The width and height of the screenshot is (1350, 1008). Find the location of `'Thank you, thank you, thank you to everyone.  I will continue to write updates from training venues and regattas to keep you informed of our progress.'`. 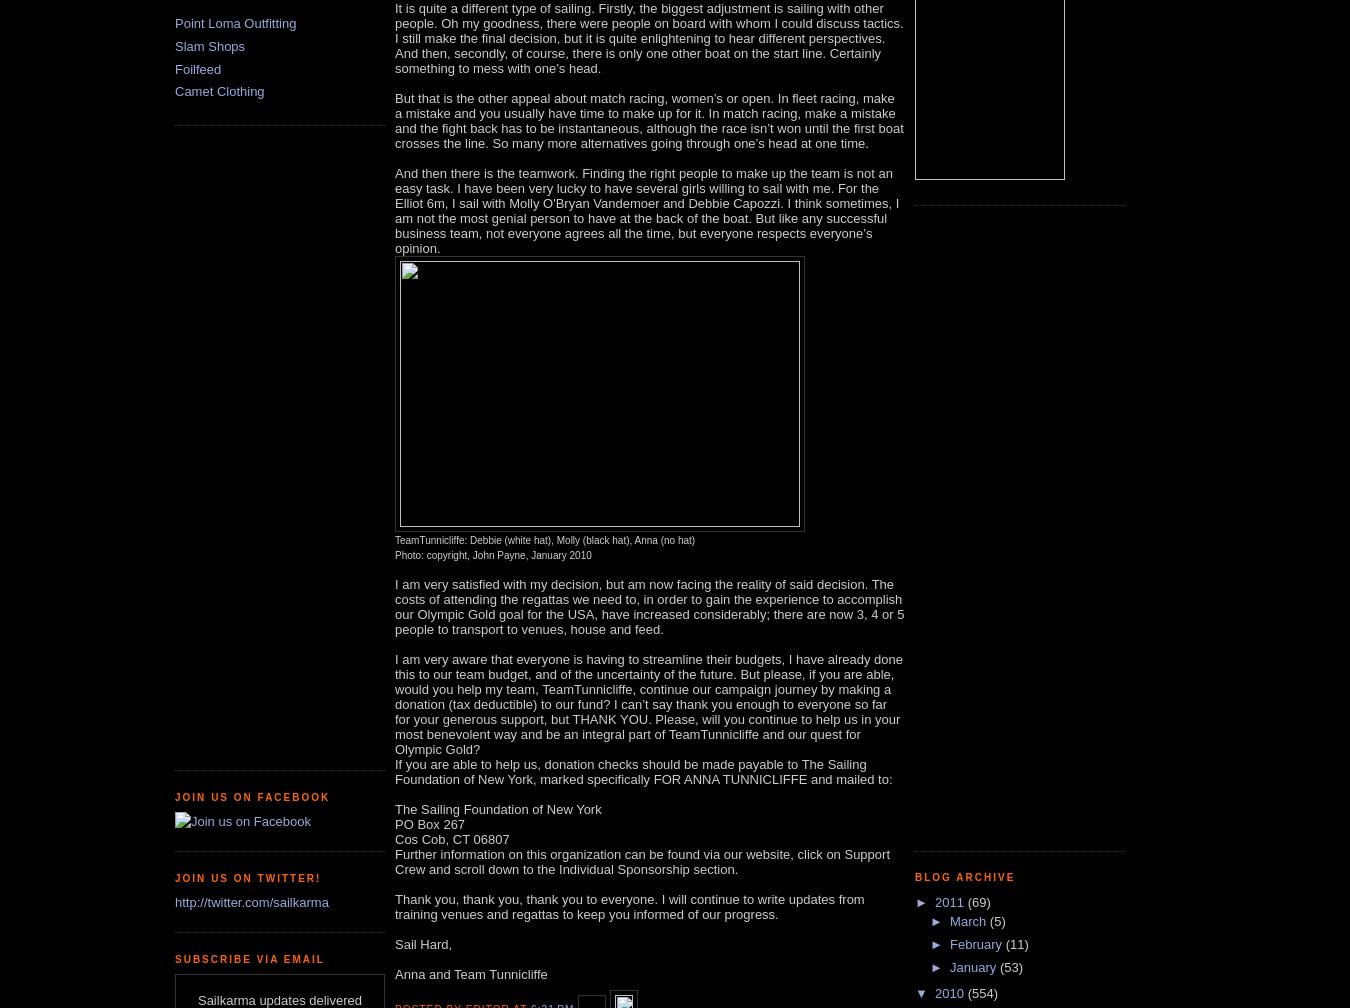

'Thank you, thank you, thank you to everyone.  I will continue to write updates from training venues and regattas to keep you informed of our progress.' is located at coordinates (629, 905).